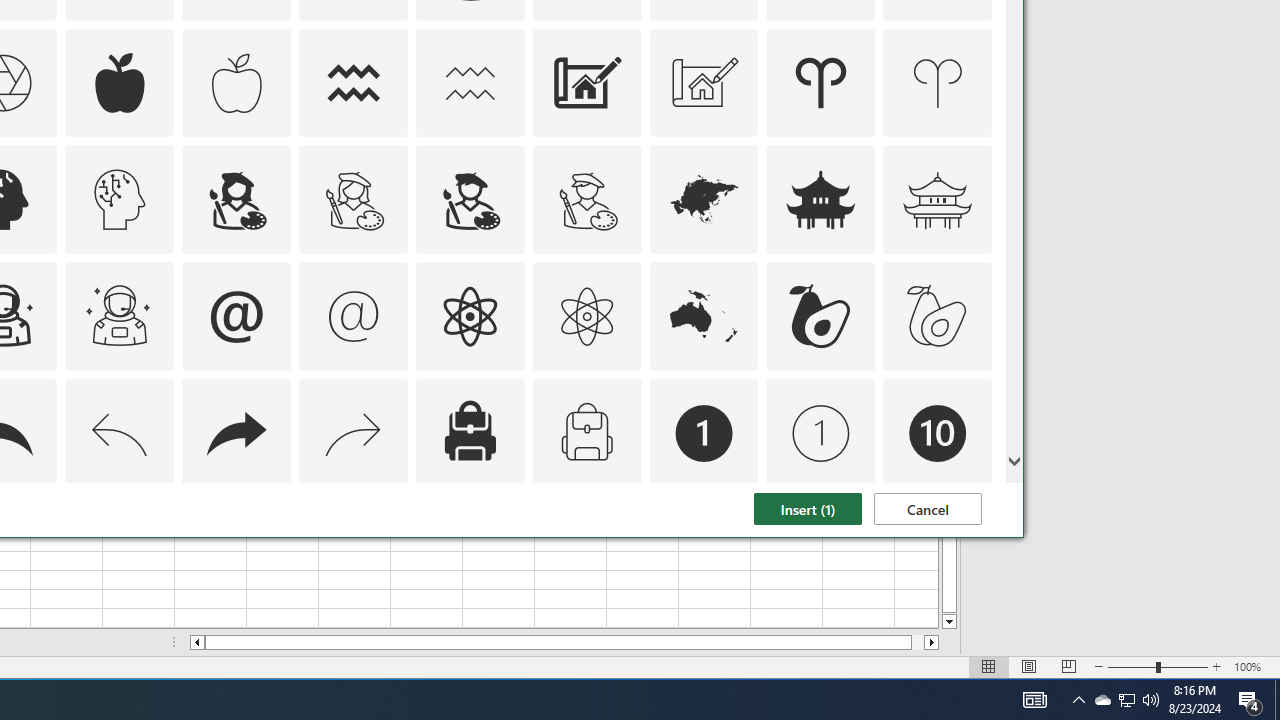 The height and width of the screenshot is (720, 1280). What do you see at coordinates (807, 508) in the screenshot?
I see `'Insert (1)'` at bounding box center [807, 508].